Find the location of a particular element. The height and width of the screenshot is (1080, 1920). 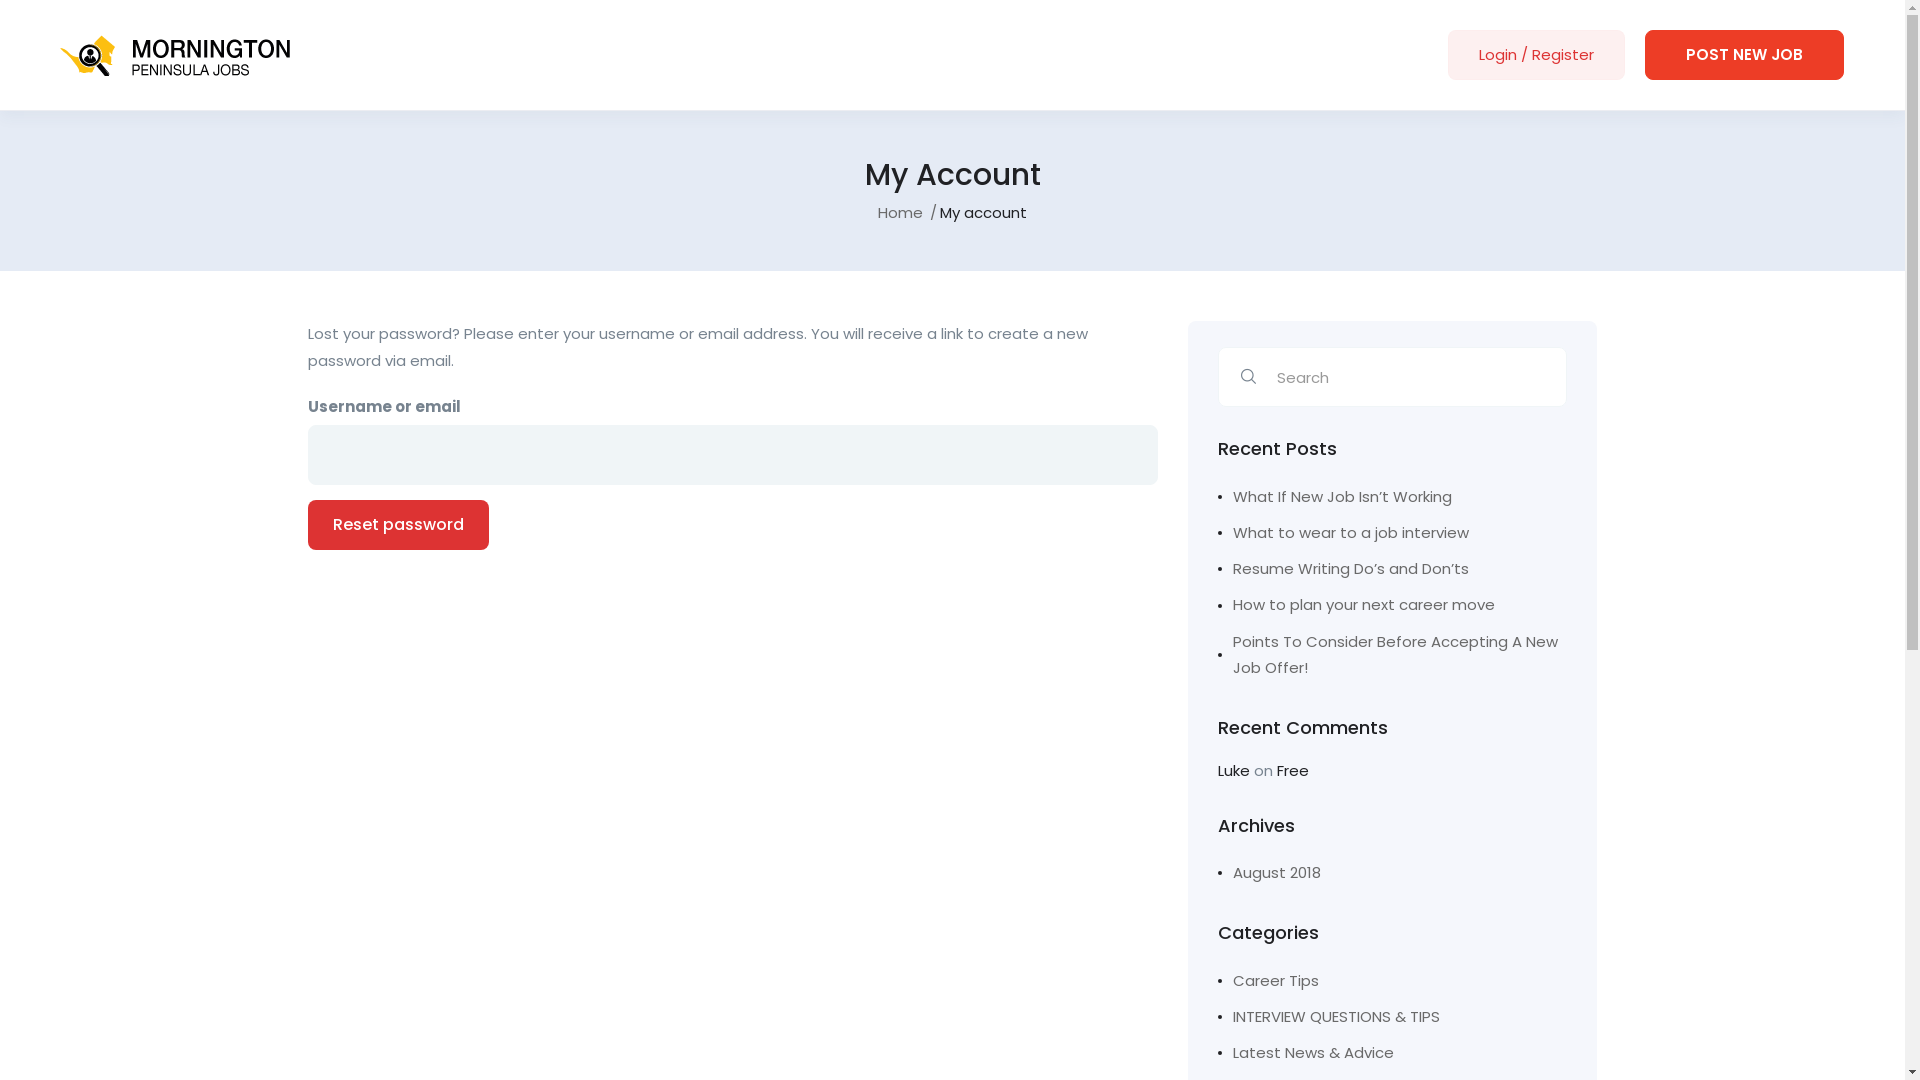

'Reset password' is located at coordinates (398, 523).